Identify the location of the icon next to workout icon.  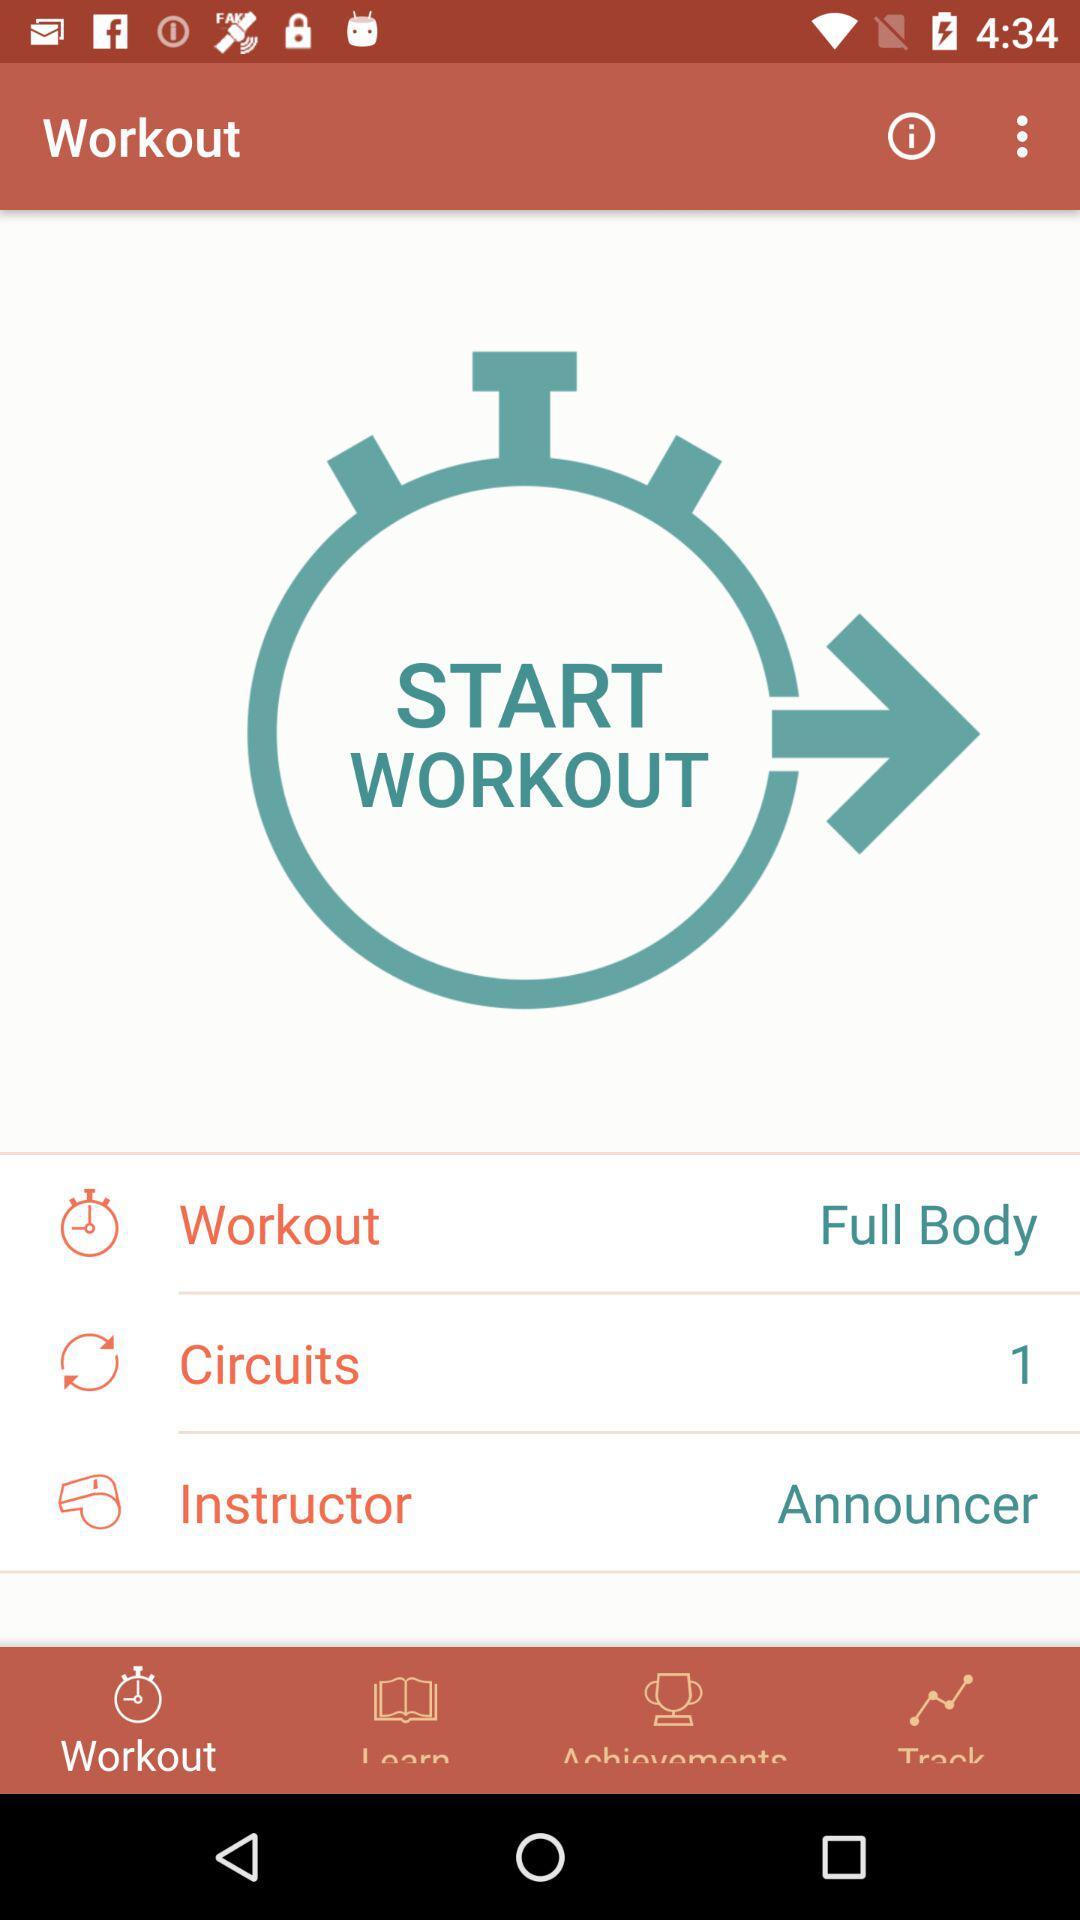
(911, 135).